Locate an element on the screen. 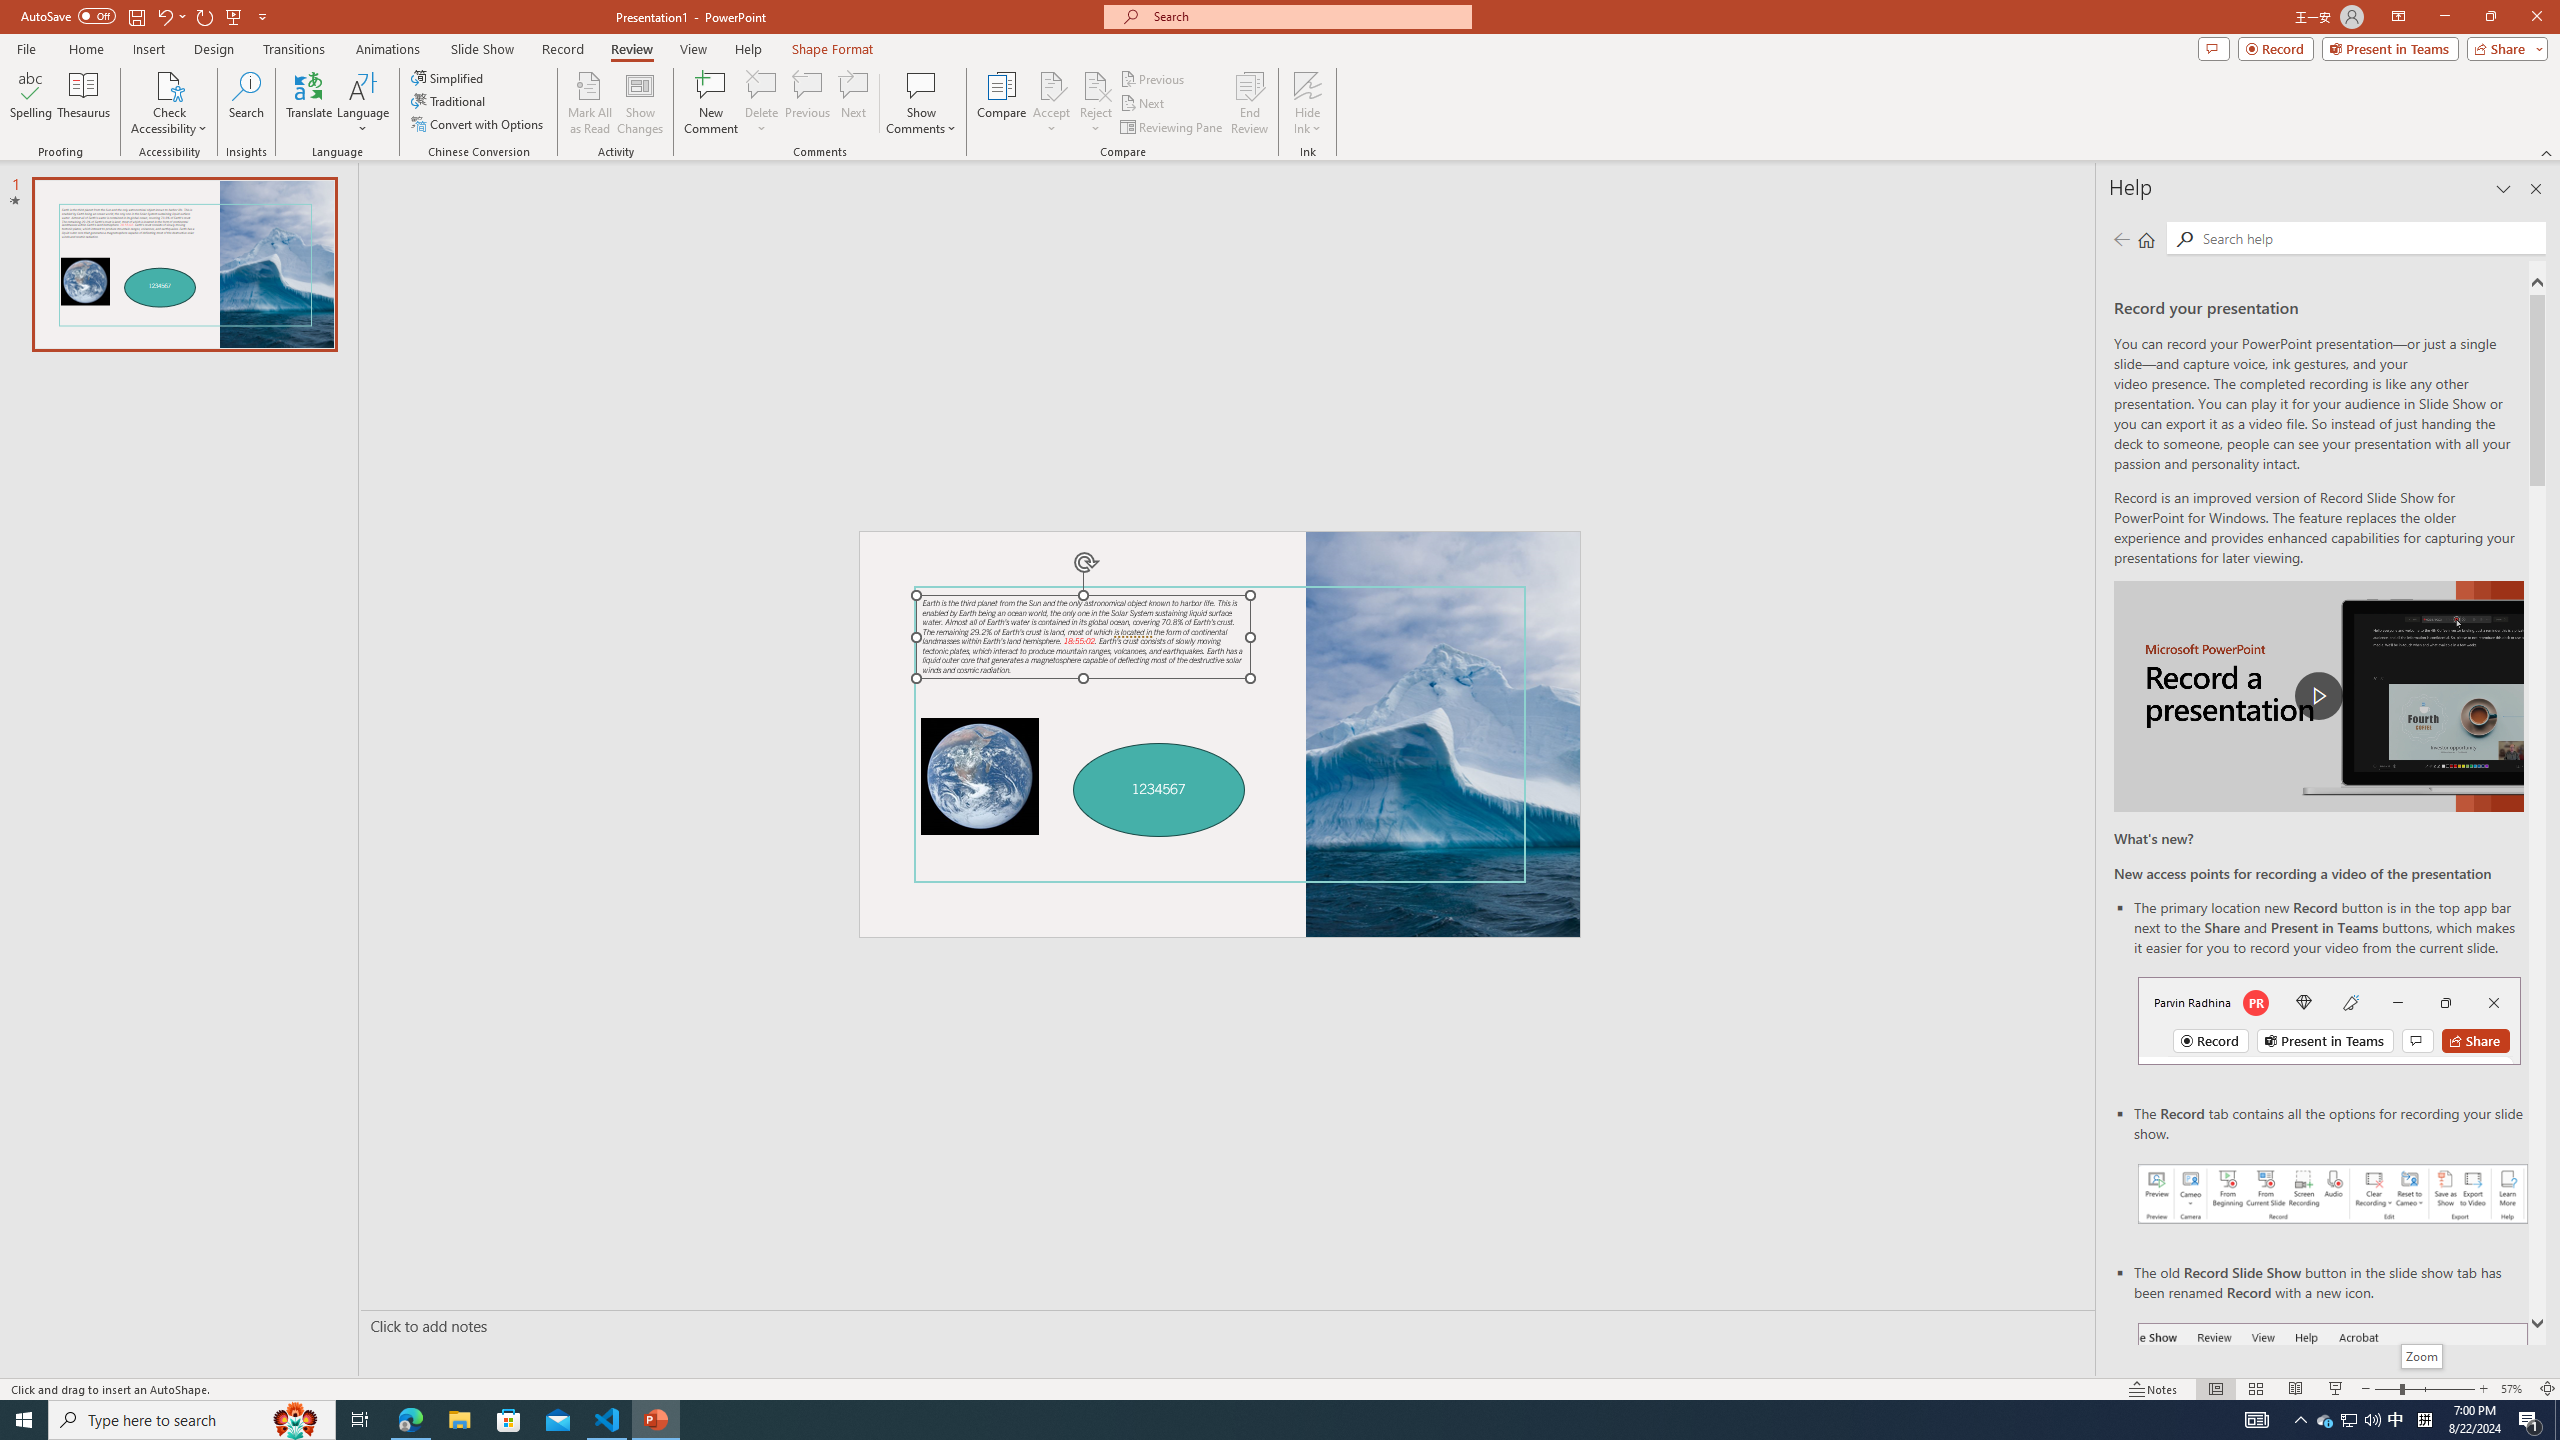 The height and width of the screenshot is (1440, 2560). 'Traditional' is located at coordinates (448, 99).